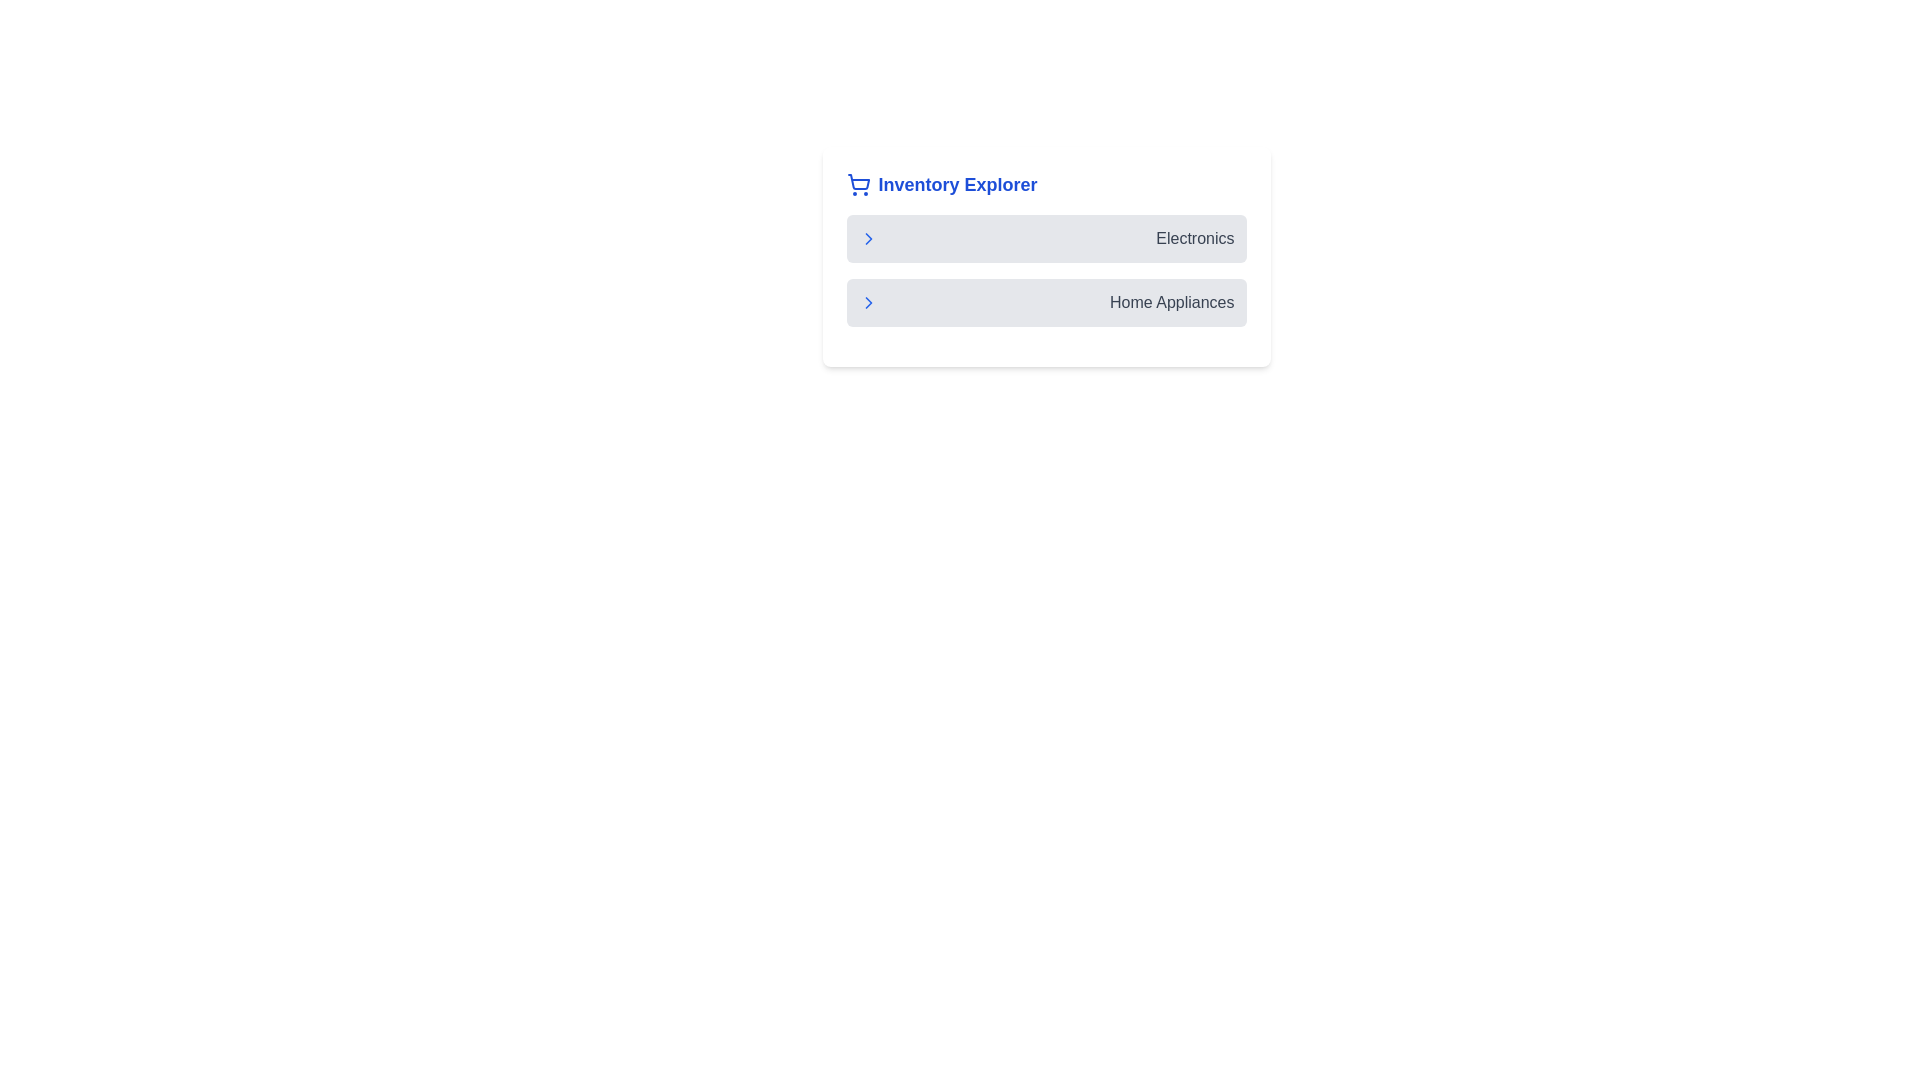  Describe the element at coordinates (858, 182) in the screenshot. I see `the decorative vector graphic that forms part of the shopping cart icon, located to the left of the 'Inventory Explorer' text at the top of the interface` at that location.